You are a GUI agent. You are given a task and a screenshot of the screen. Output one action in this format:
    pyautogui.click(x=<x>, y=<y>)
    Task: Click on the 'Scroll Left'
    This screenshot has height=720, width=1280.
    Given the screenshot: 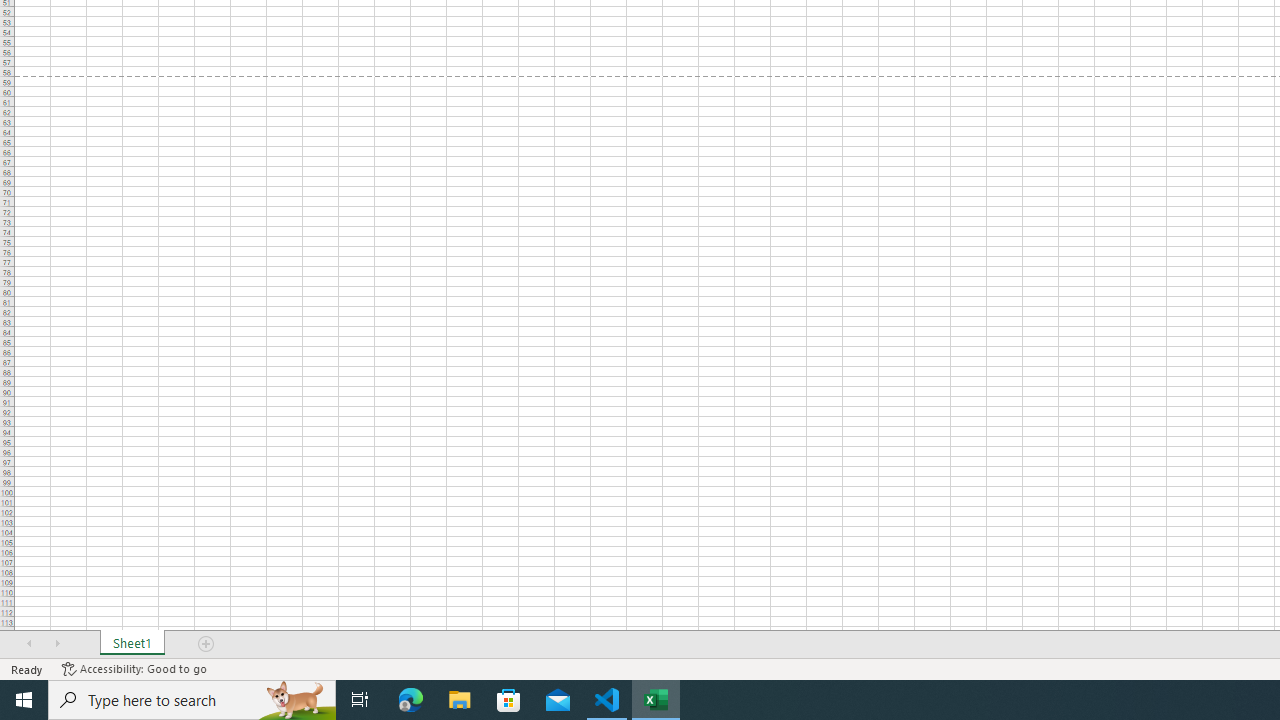 What is the action you would take?
    pyautogui.click(x=29, y=644)
    